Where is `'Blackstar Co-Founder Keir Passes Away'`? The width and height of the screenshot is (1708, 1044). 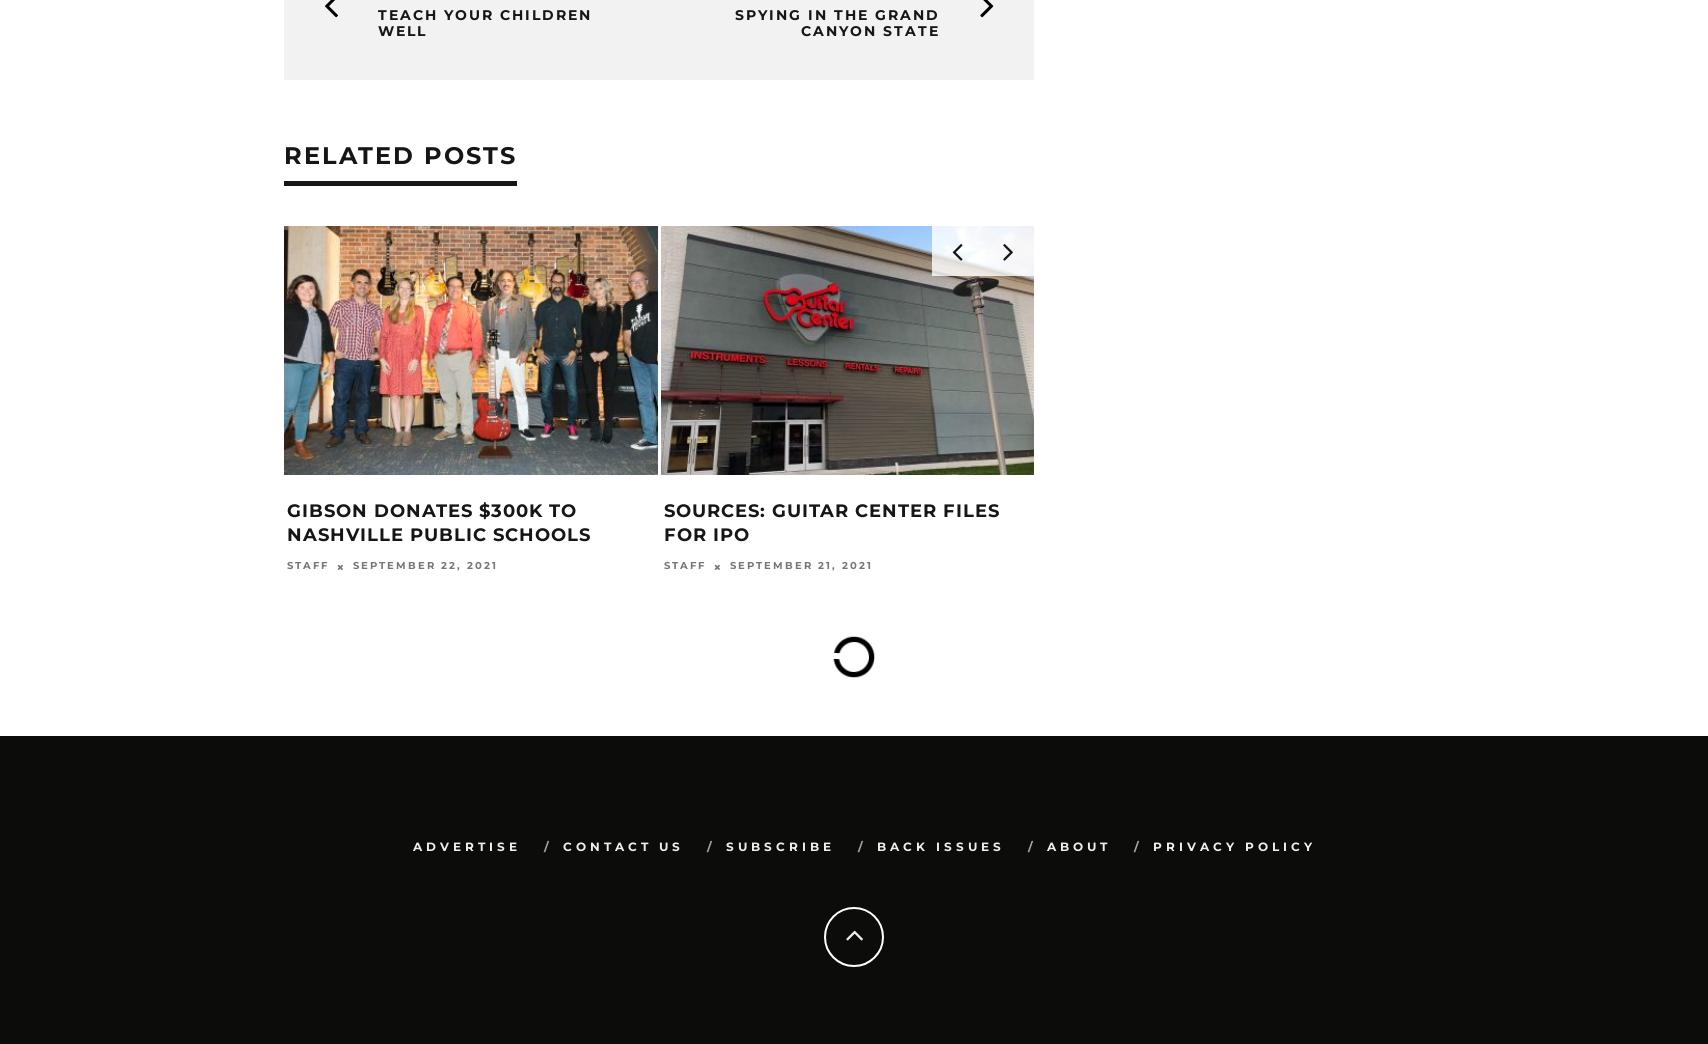
'Blackstar Co-Founder Keir Passes Away' is located at coordinates (1201, 522).